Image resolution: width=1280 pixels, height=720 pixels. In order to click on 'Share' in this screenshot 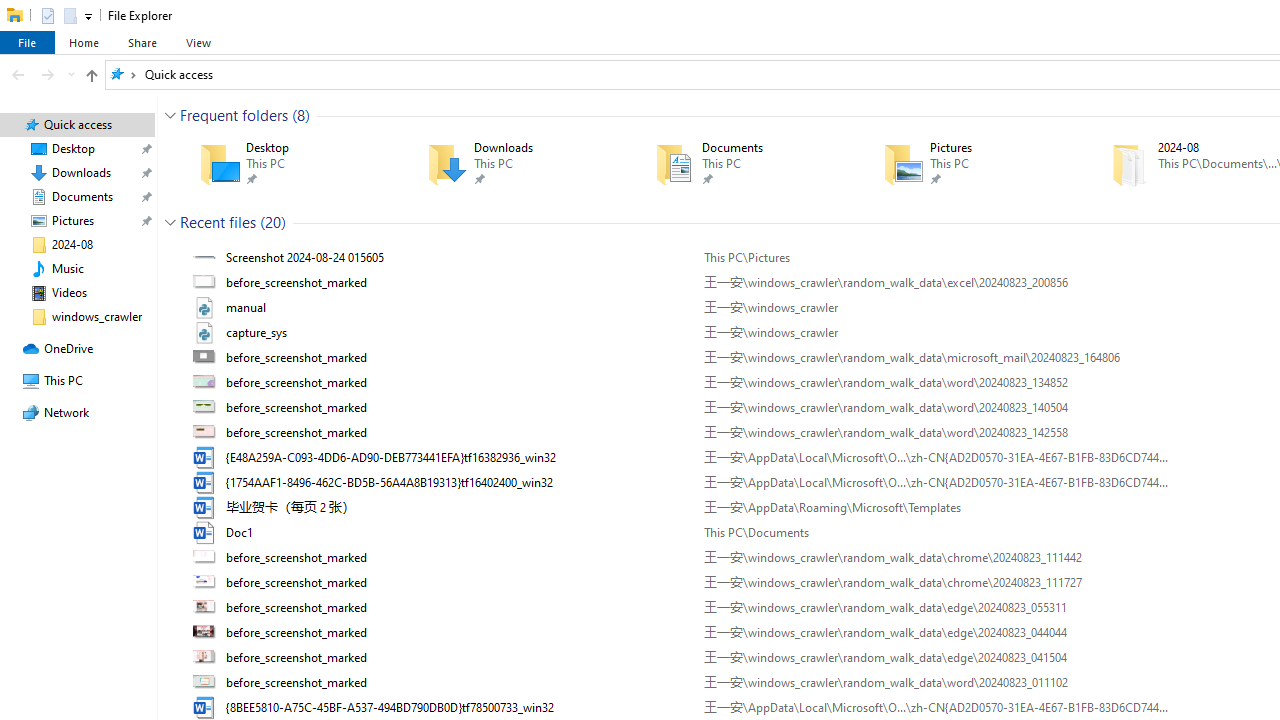, I will do `click(141, 42)`.